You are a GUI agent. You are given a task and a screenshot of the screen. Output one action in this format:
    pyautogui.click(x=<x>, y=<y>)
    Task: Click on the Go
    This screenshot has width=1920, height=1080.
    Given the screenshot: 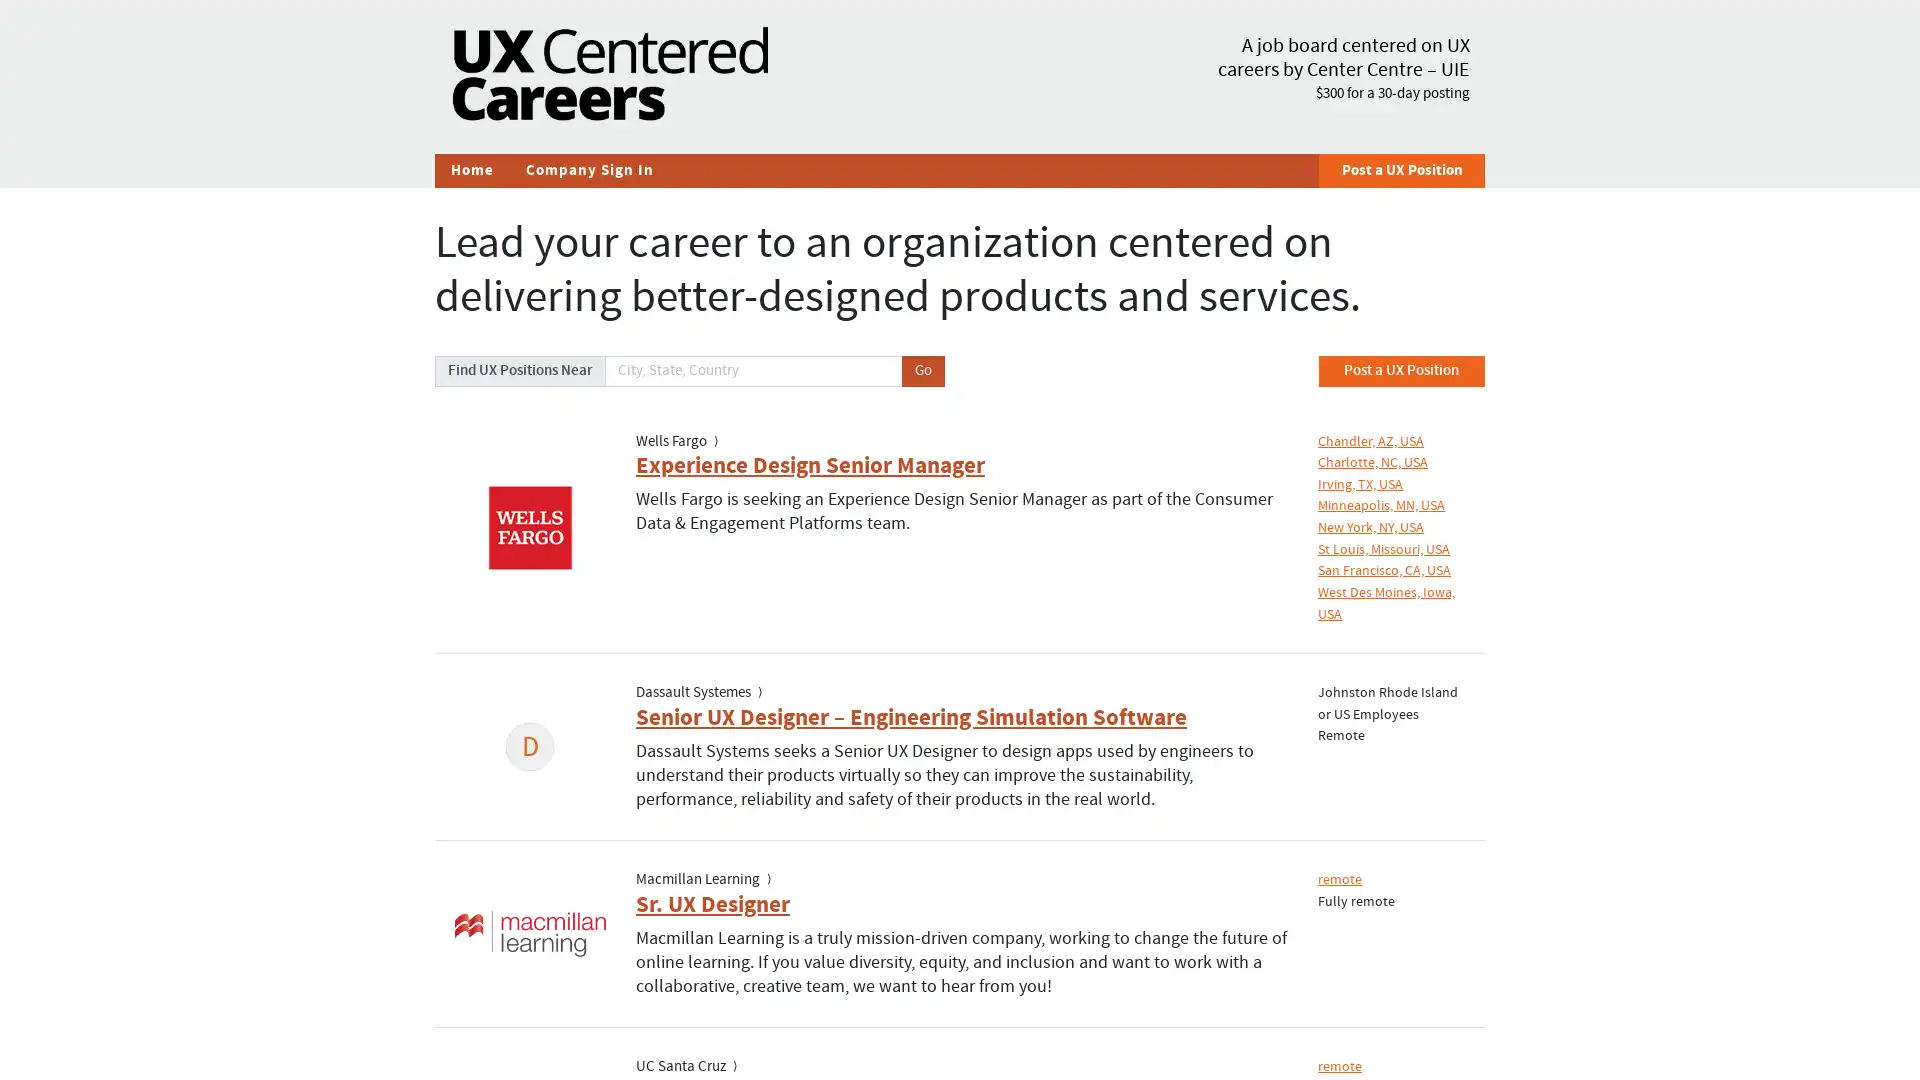 What is the action you would take?
    pyautogui.click(x=922, y=370)
    